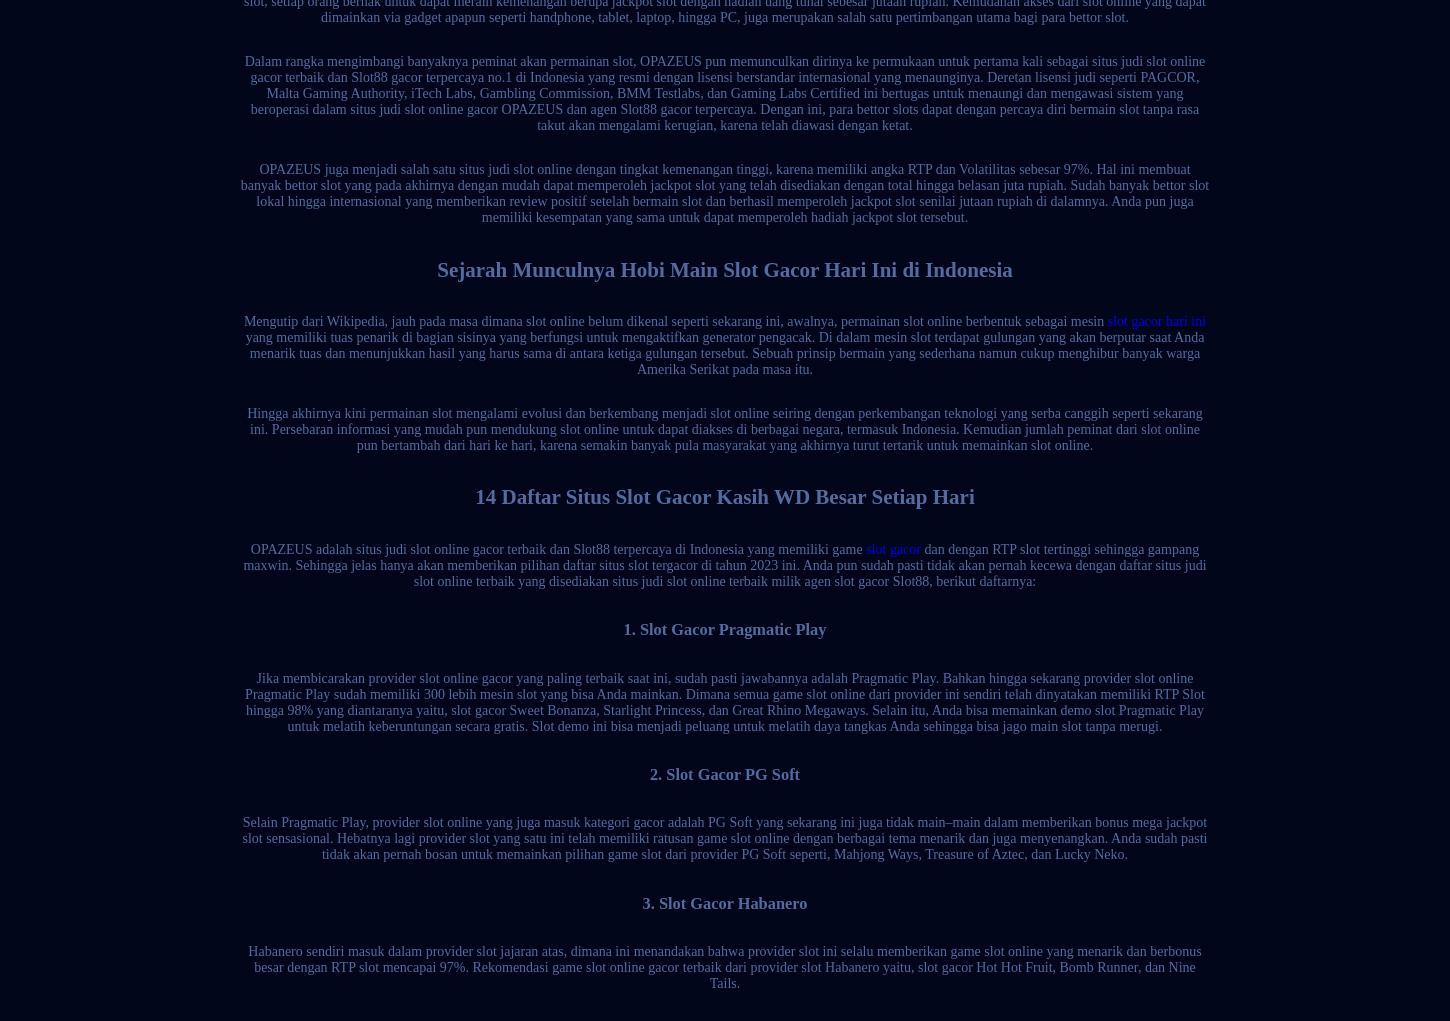 This screenshot has width=1450, height=1021. I want to click on 'yang memiliki tuas penarik di bagian sisinya yang berfungsi untuk mengaktifkan generator pengacak. Di dalam mesin slot terdapat gulungan yang akan berputar saat Anda menarik tuas dan menunjukkan hasil yang harus sama di antara ketiga gulungan tersebut. Sebuah prinsip bermain yang sederhana namun cukup menghibur banyak warga Amerika Serikat pada masa itu.', so click(723, 352).